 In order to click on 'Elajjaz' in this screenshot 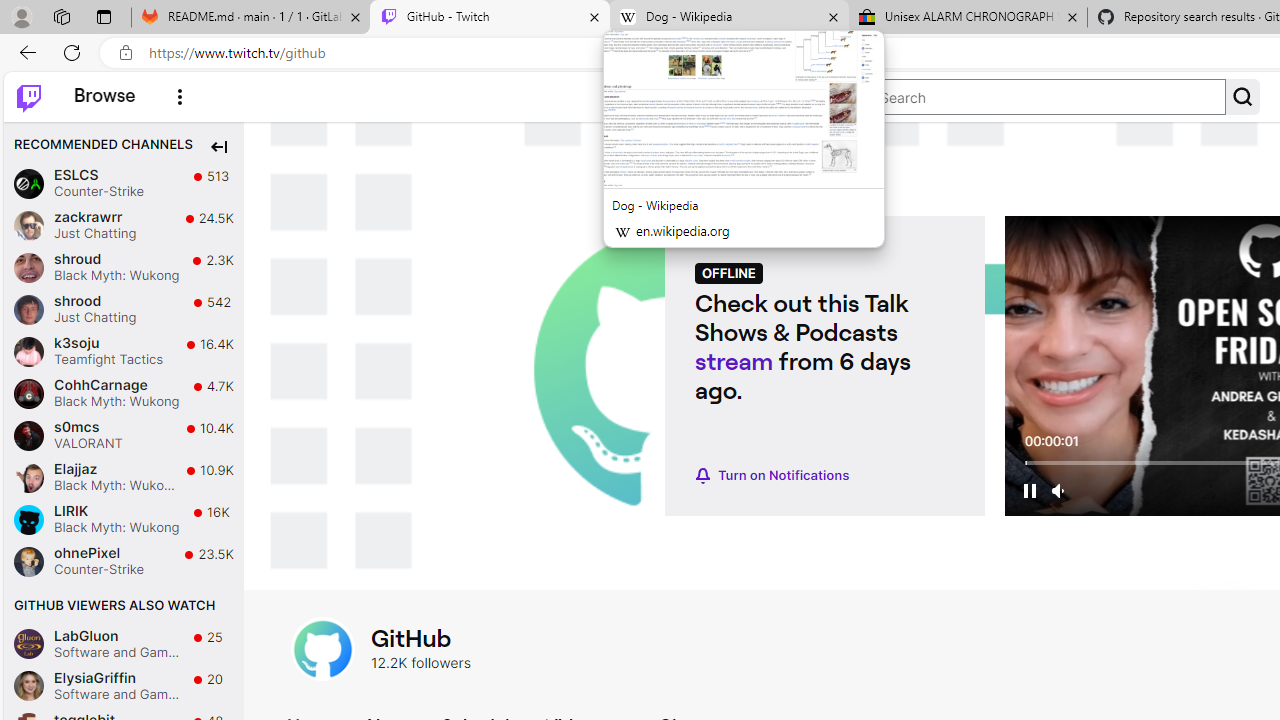, I will do `click(28, 477)`.